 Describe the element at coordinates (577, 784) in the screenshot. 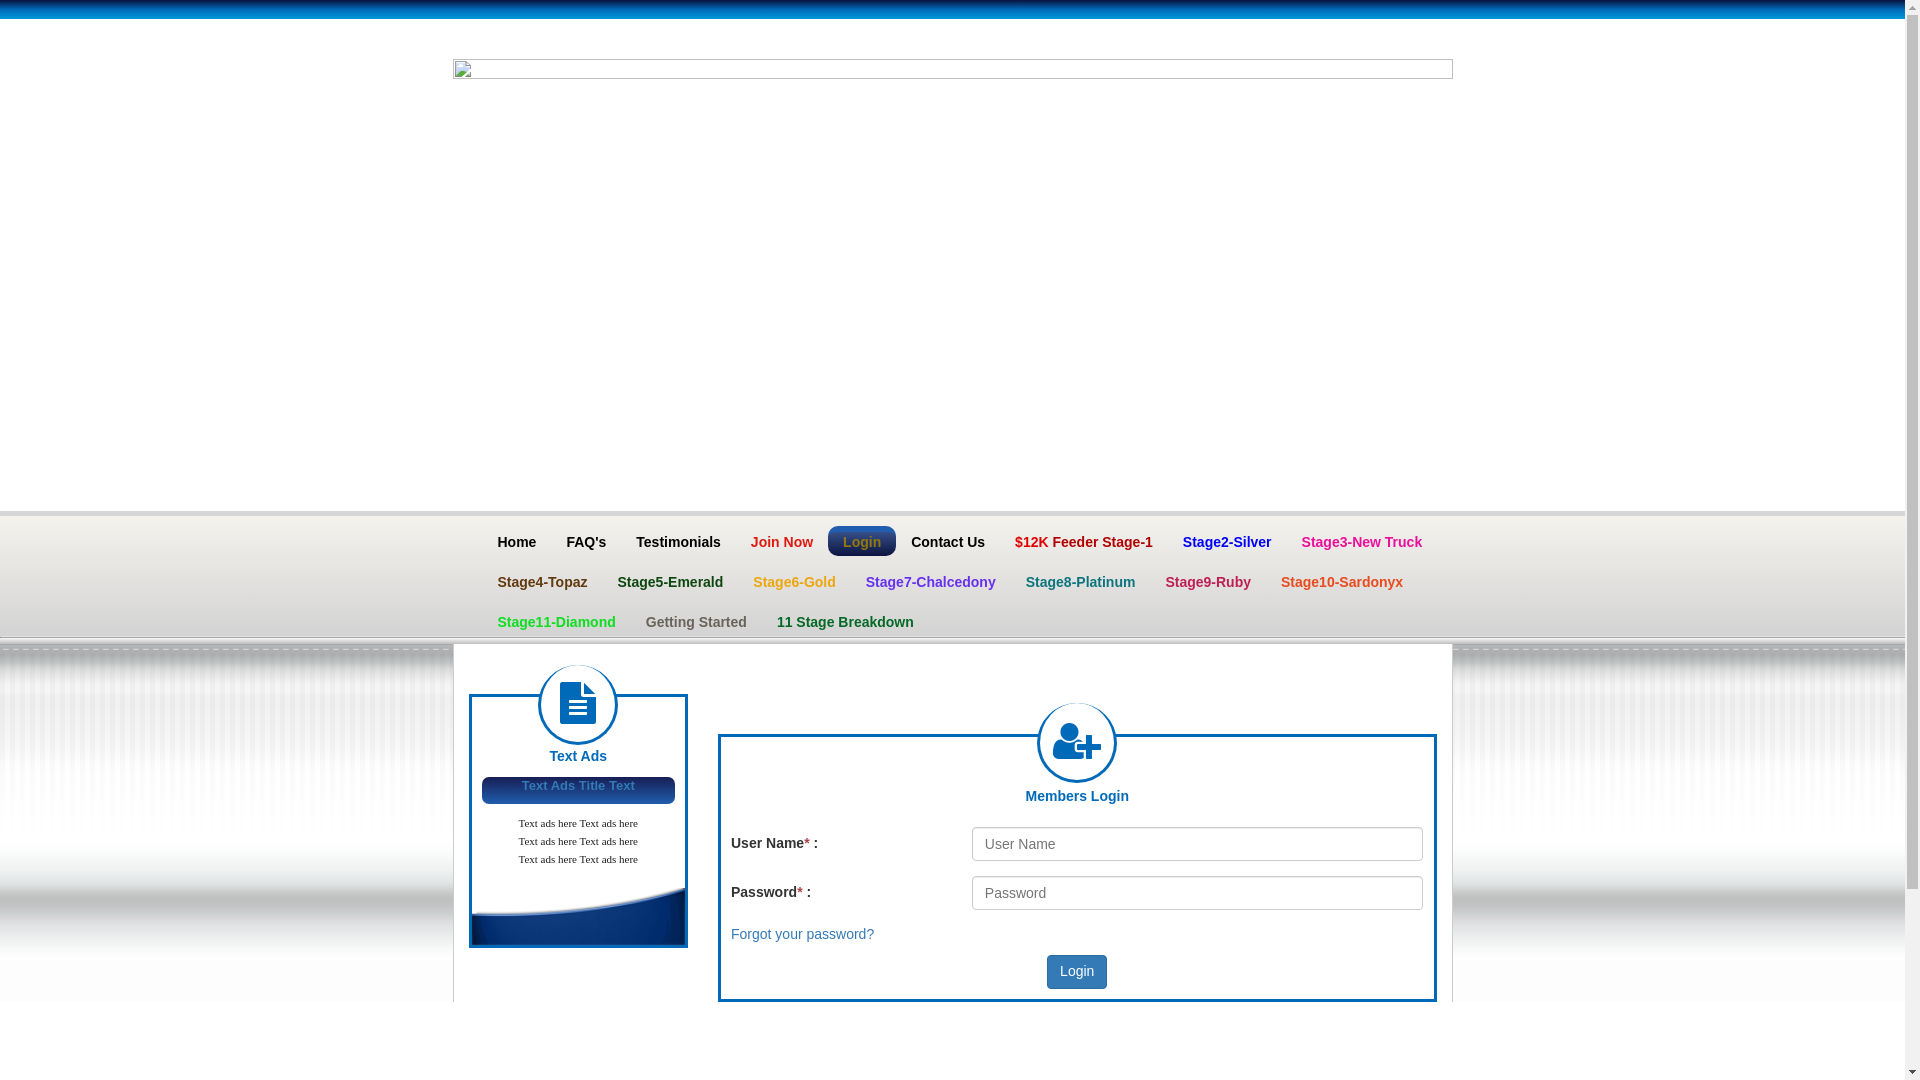

I see `'Text Ads Title Text'` at that location.